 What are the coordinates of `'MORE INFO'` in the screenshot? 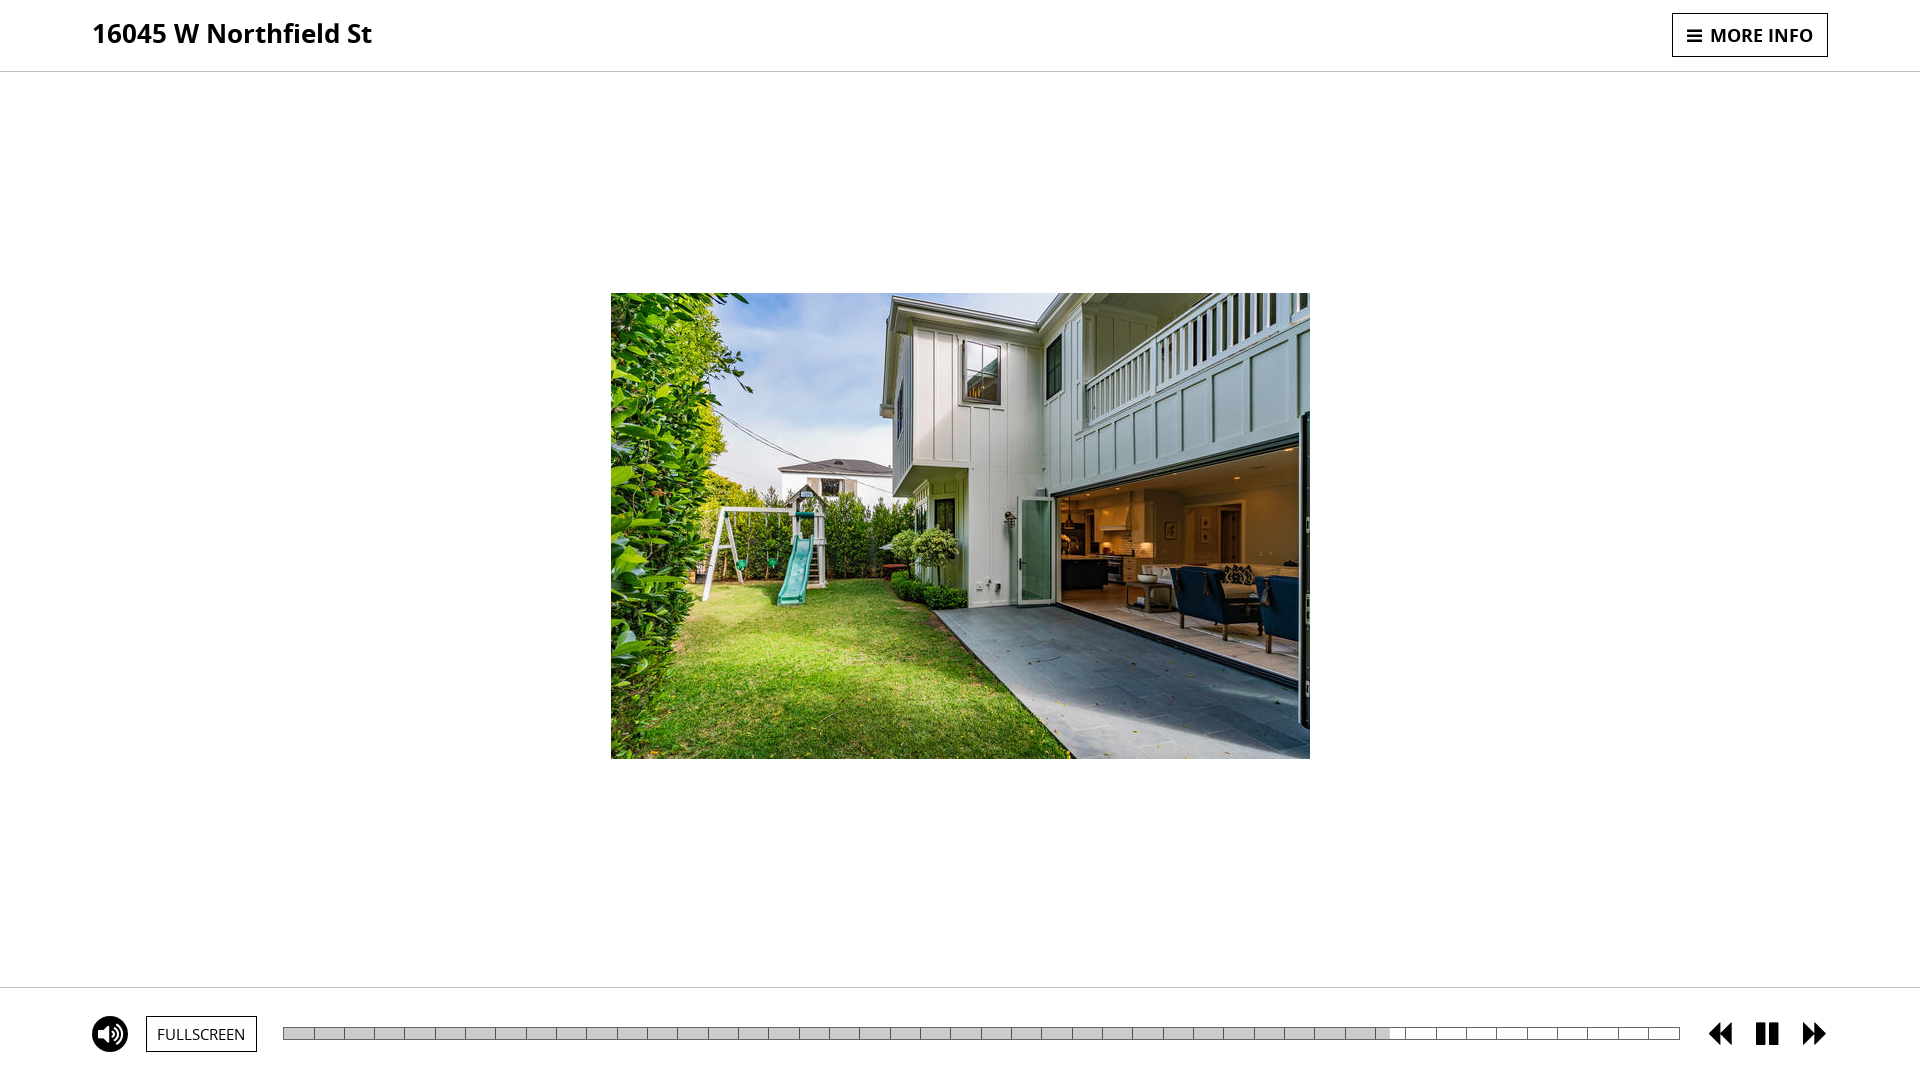 It's located at (1671, 34).